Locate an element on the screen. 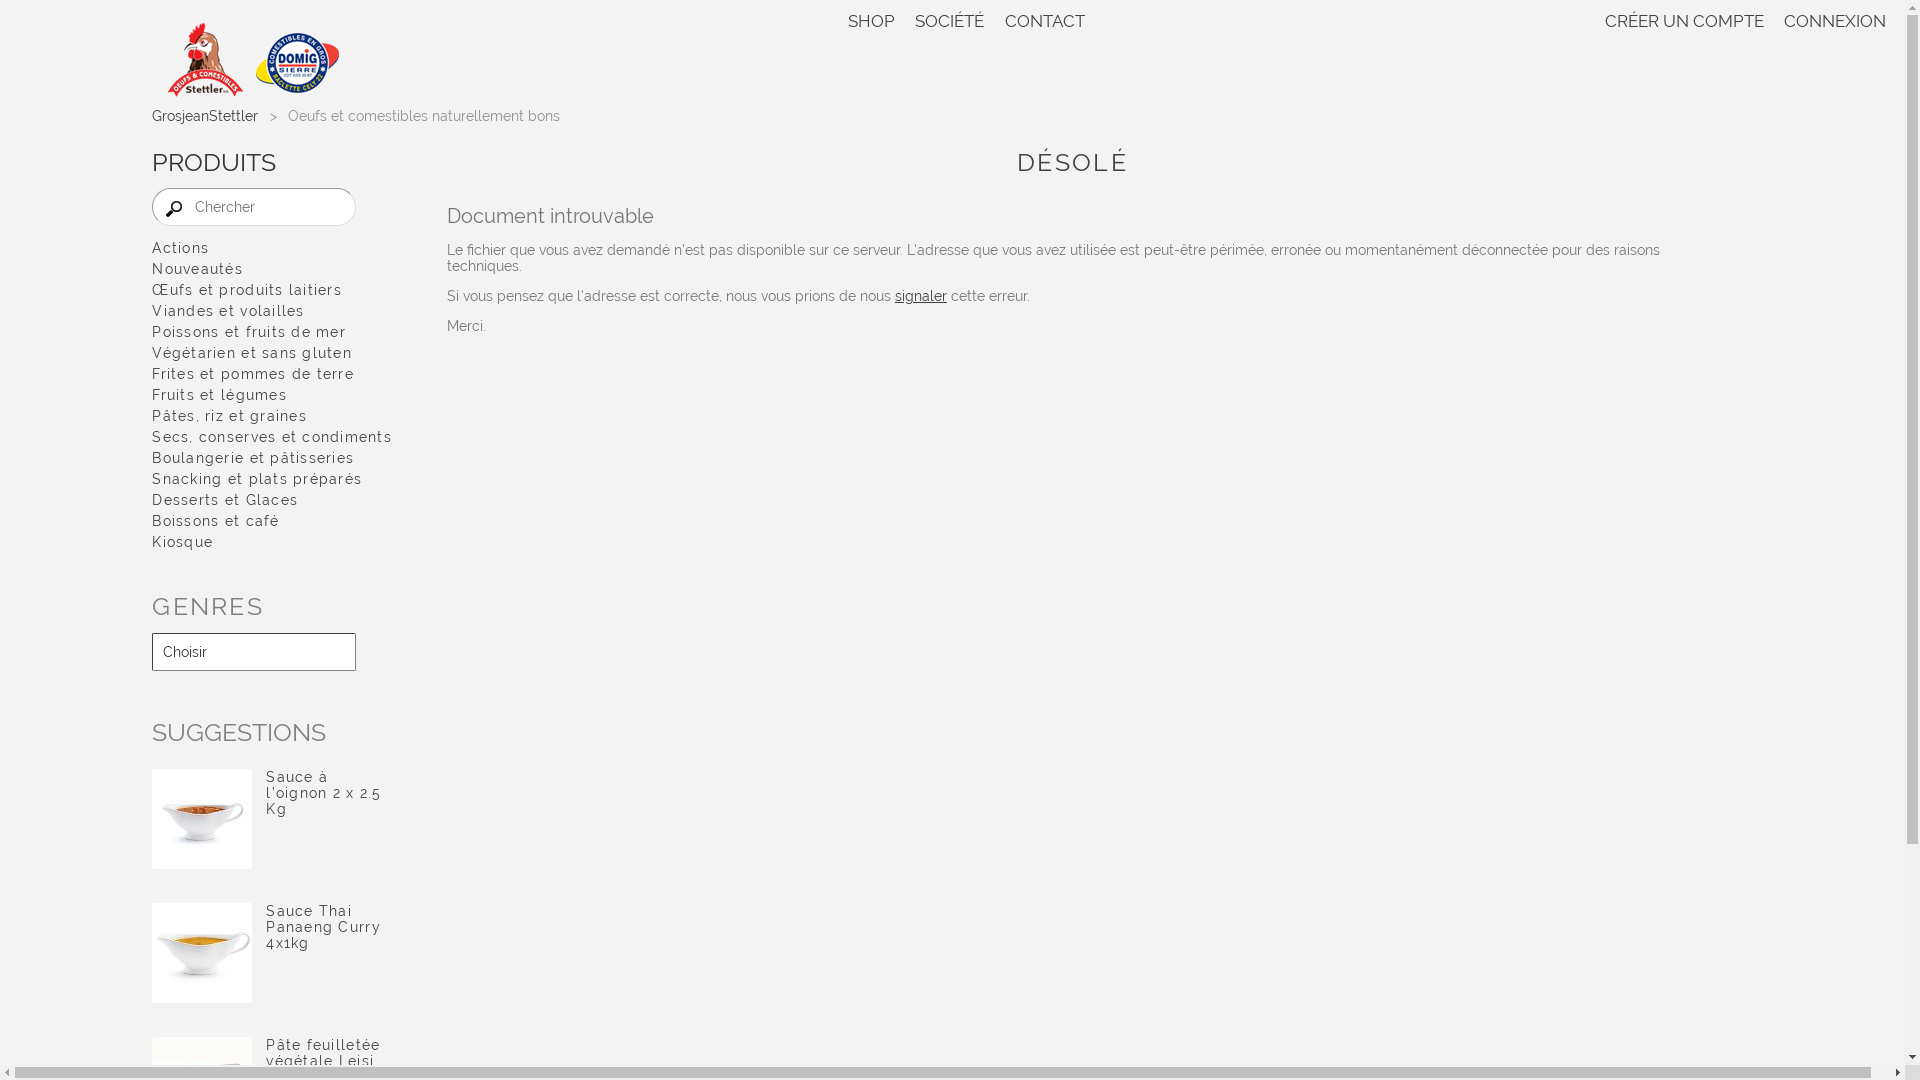  'CONNEXION' is located at coordinates (1829, 20).